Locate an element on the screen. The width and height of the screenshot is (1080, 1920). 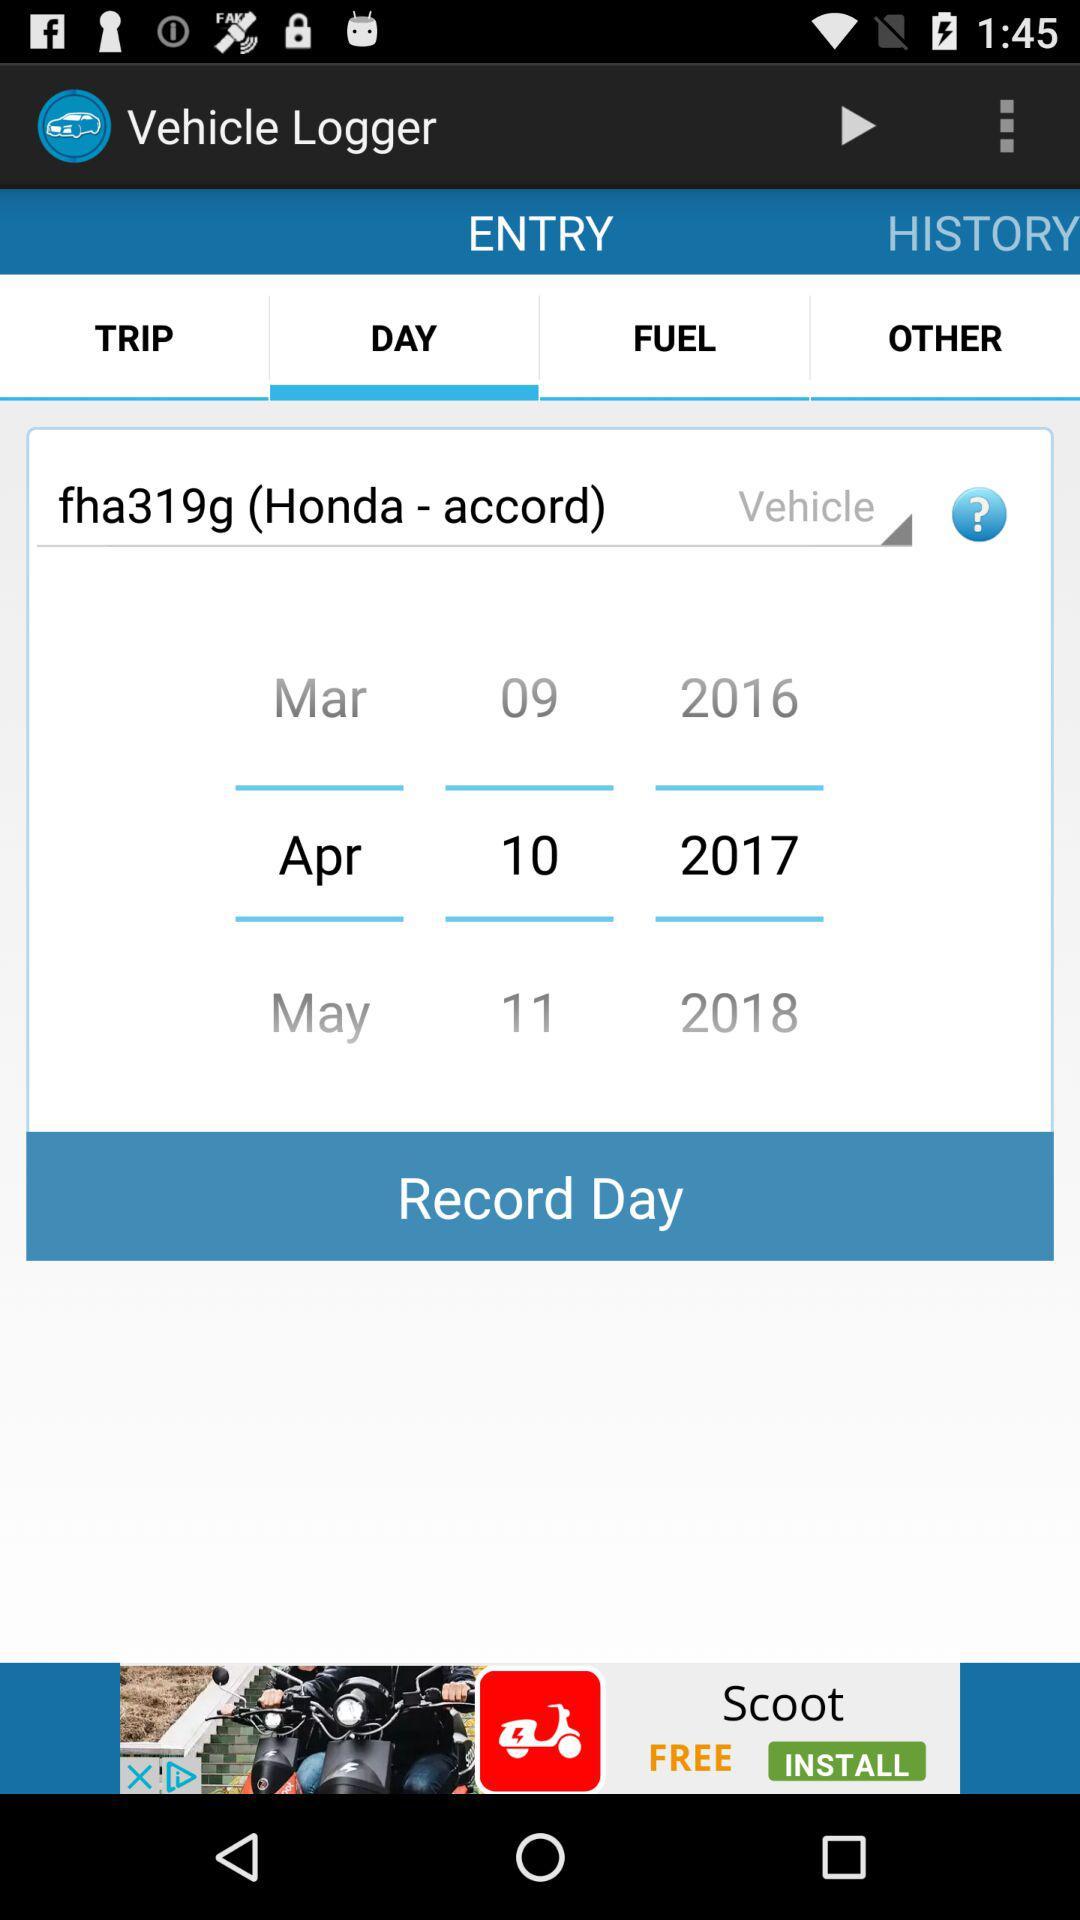
scoot advertisement is located at coordinates (540, 1727).